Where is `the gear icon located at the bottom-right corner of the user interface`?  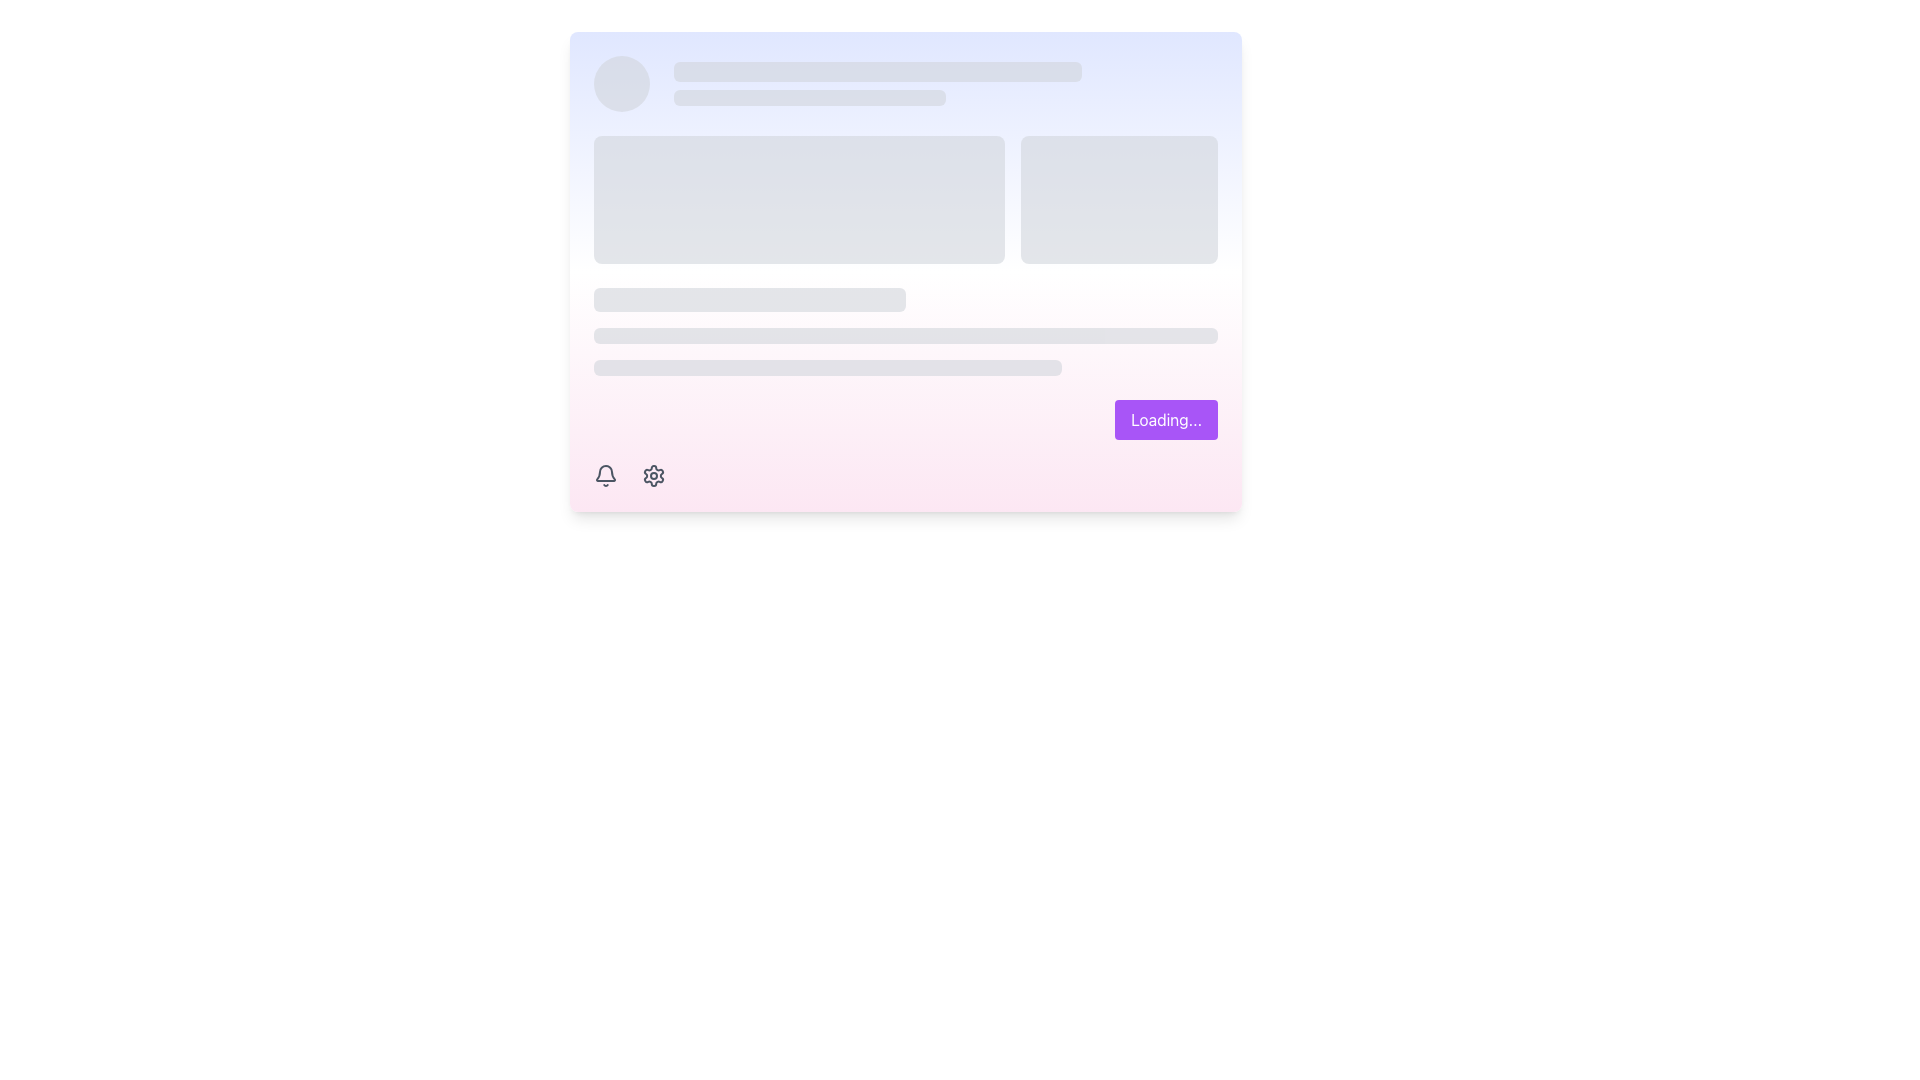
the gear icon located at the bottom-right corner of the user interface is located at coordinates (653, 475).